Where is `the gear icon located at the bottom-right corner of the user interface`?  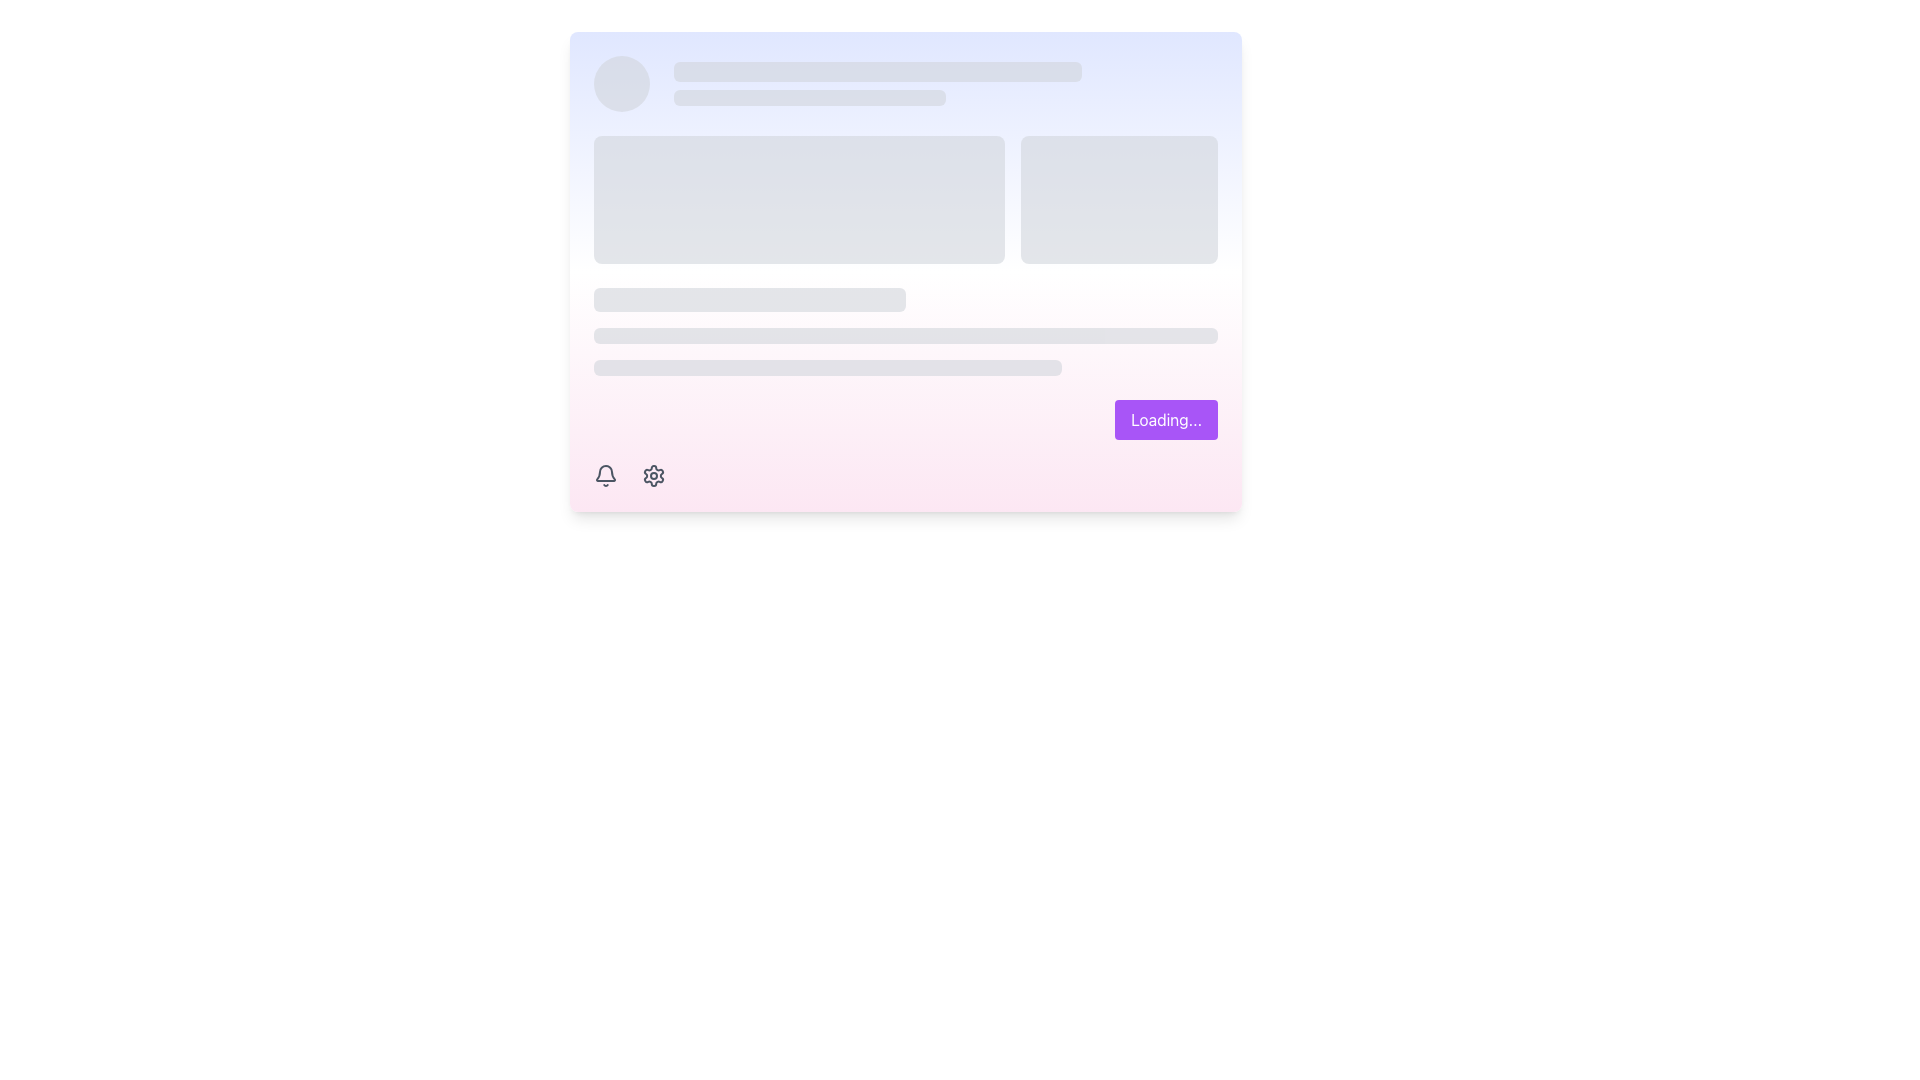
the gear icon located at the bottom-right corner of the user interface is located at coordinates (653, 475).